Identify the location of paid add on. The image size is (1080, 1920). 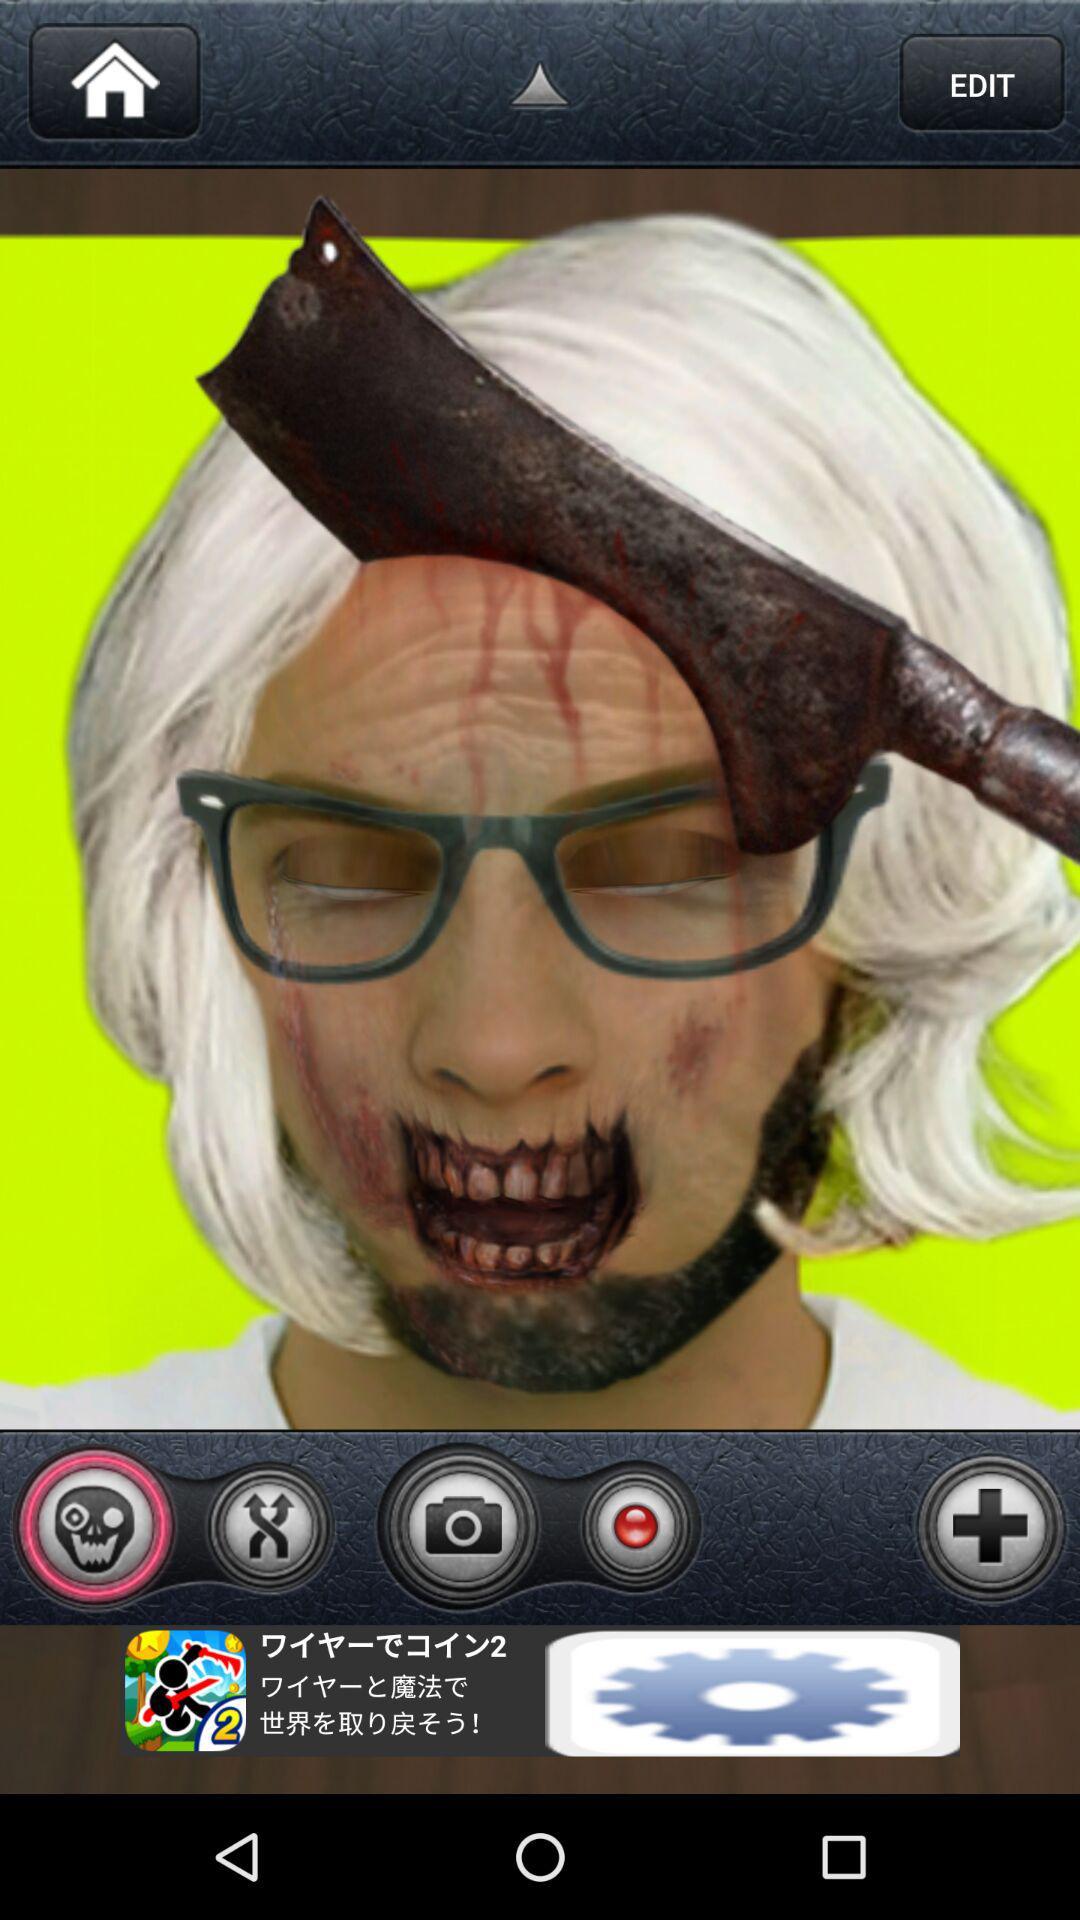
(991, 1526).